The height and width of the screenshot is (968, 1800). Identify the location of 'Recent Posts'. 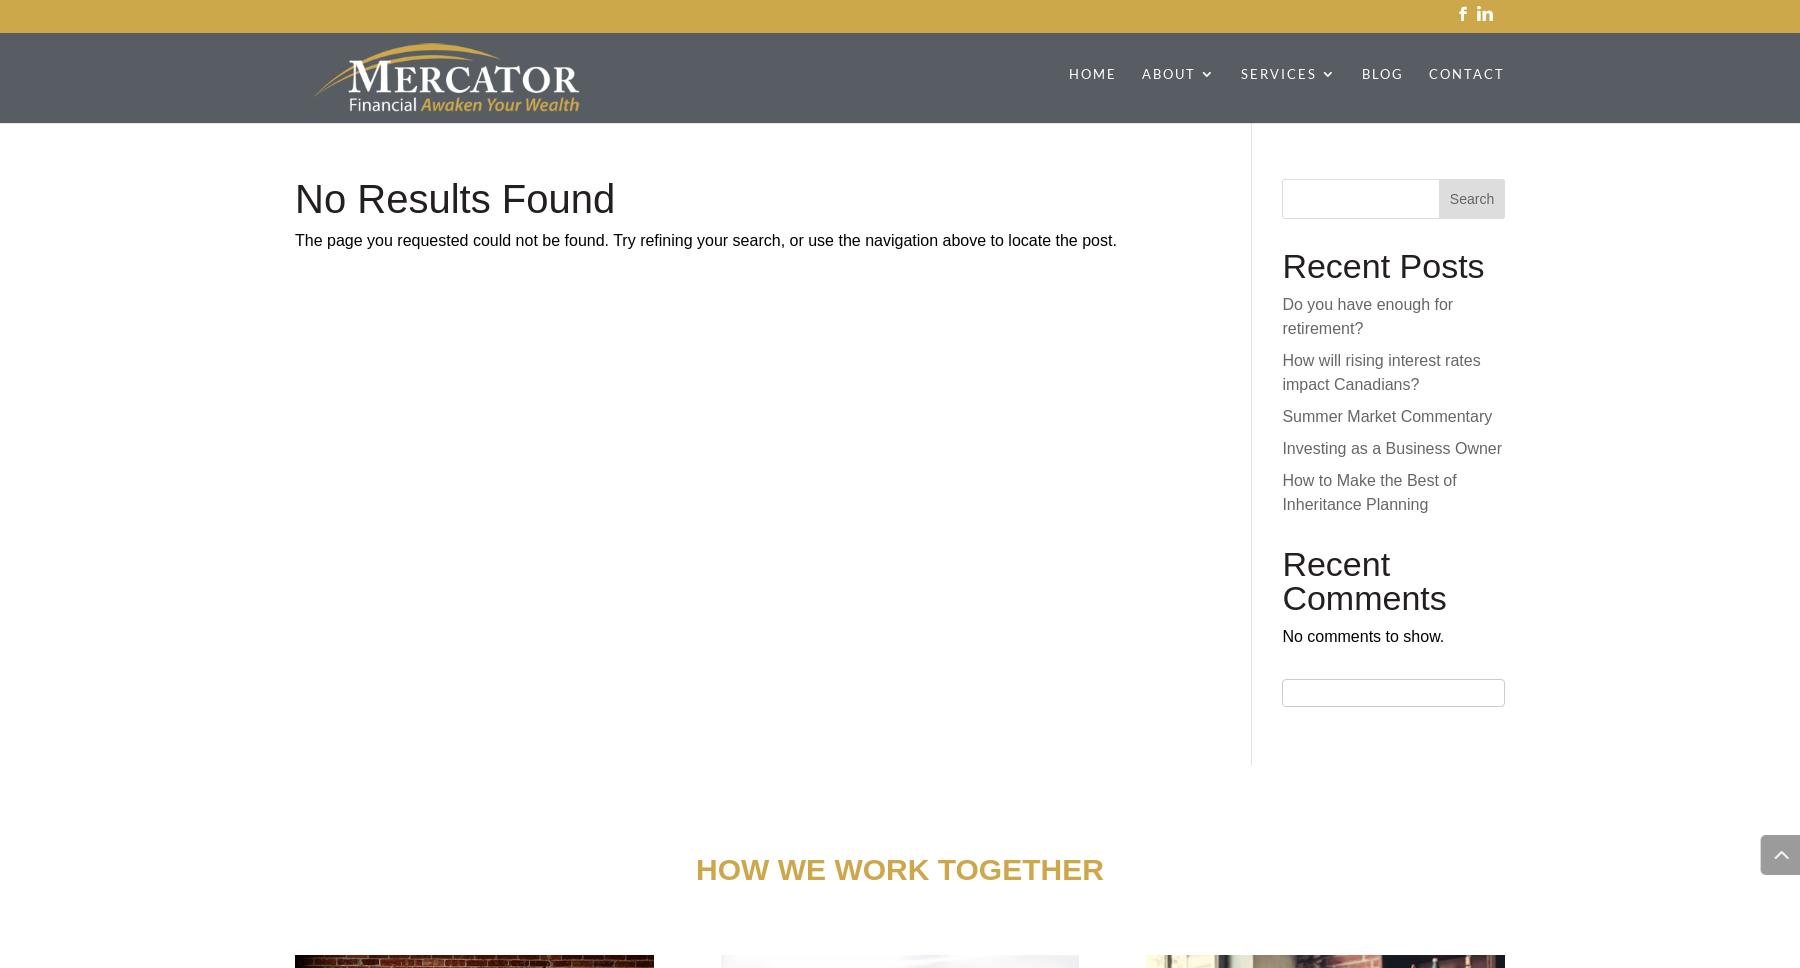
(1281, 266).